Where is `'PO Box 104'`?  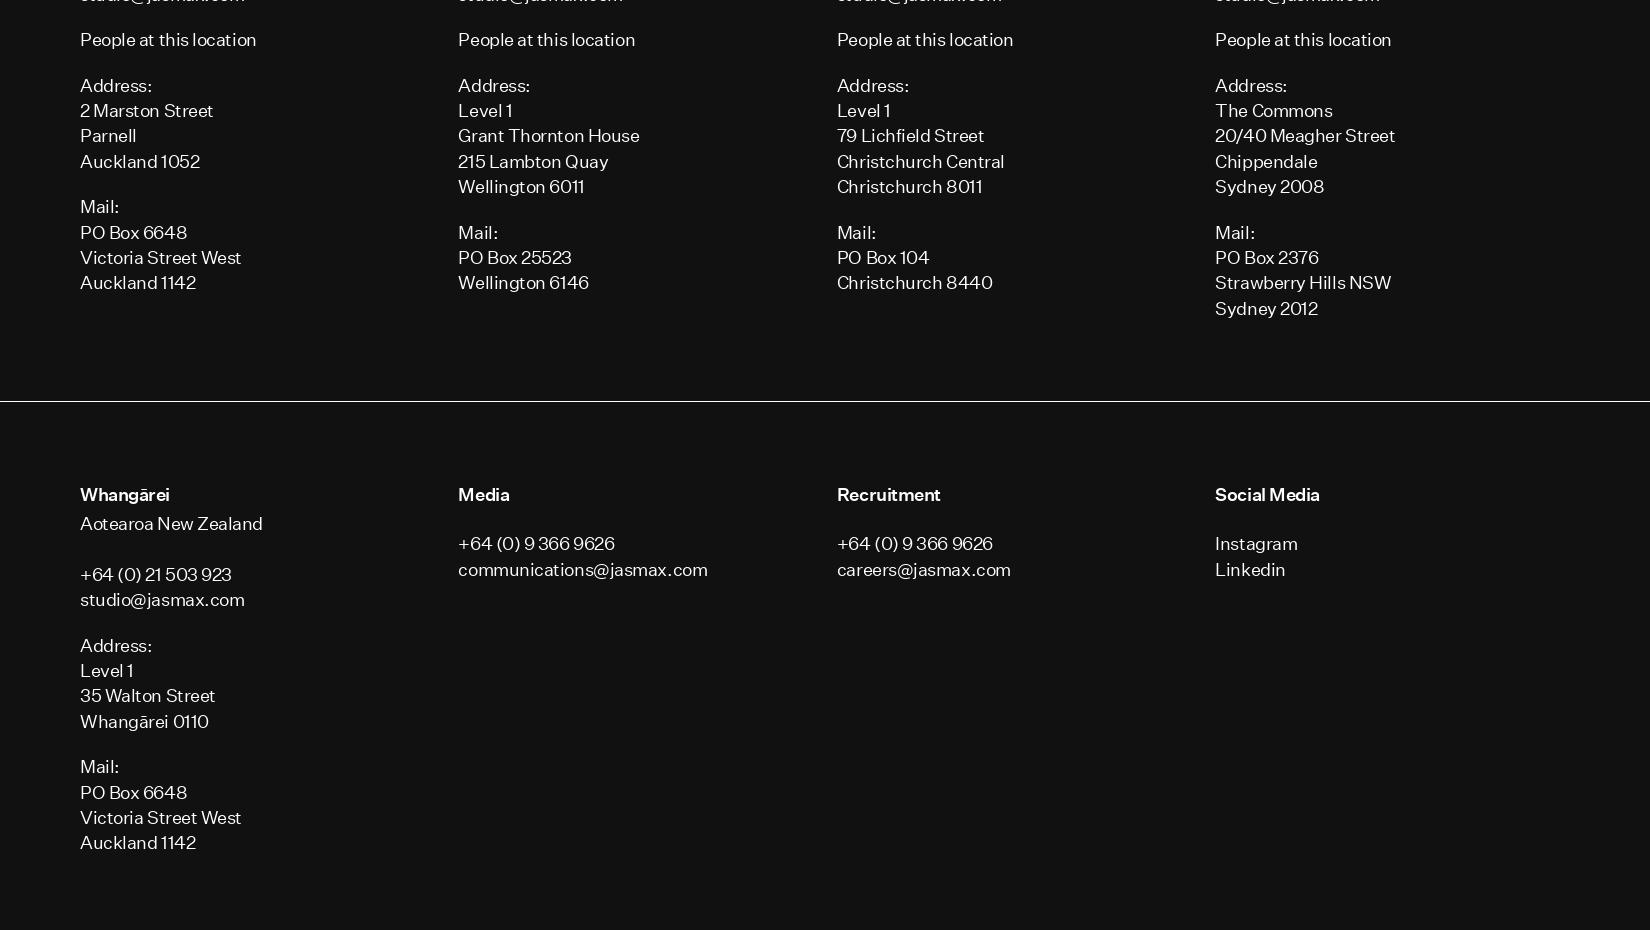 'PO Box 104' is located at coordinates (882, 256).